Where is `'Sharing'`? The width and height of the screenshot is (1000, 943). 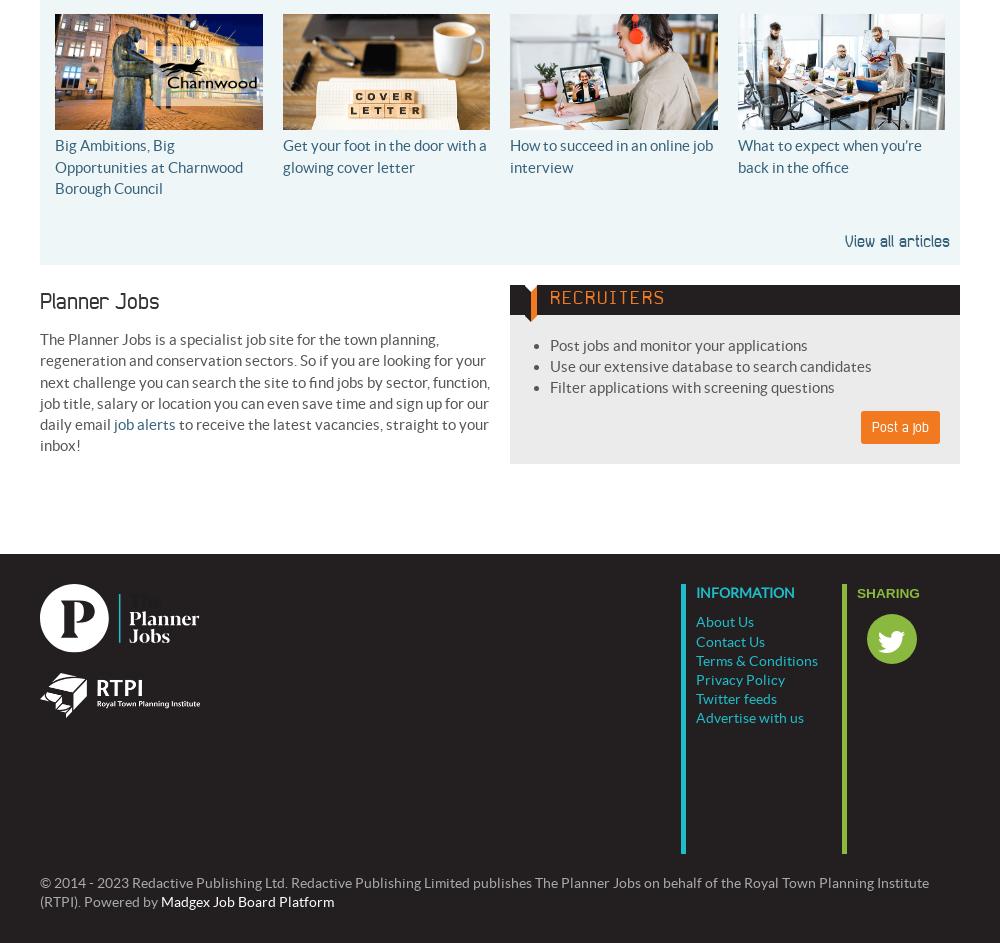
'Sharing' is located at coordinates (888, 592).